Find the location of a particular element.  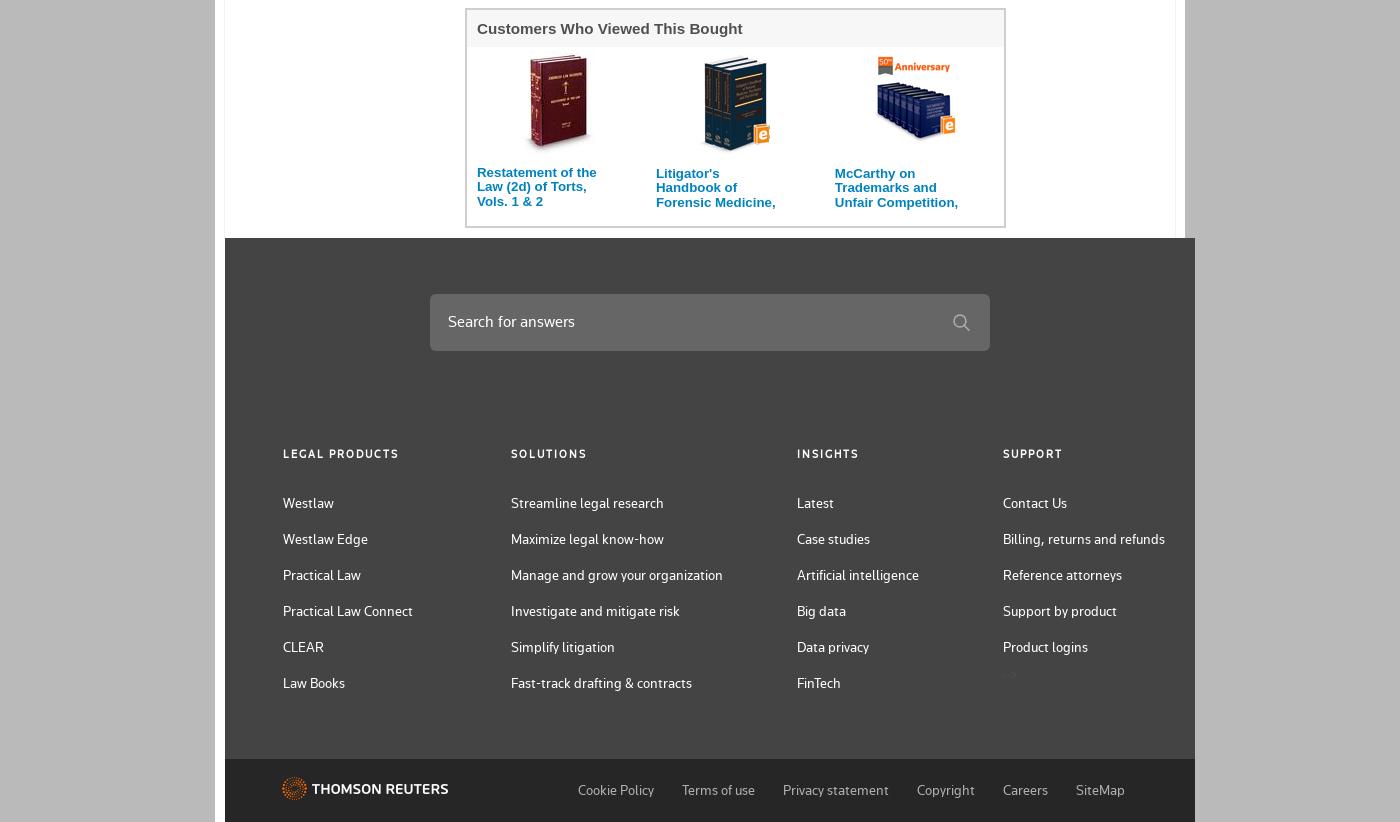

'Practical Law' is located at coordinates (322, 574).